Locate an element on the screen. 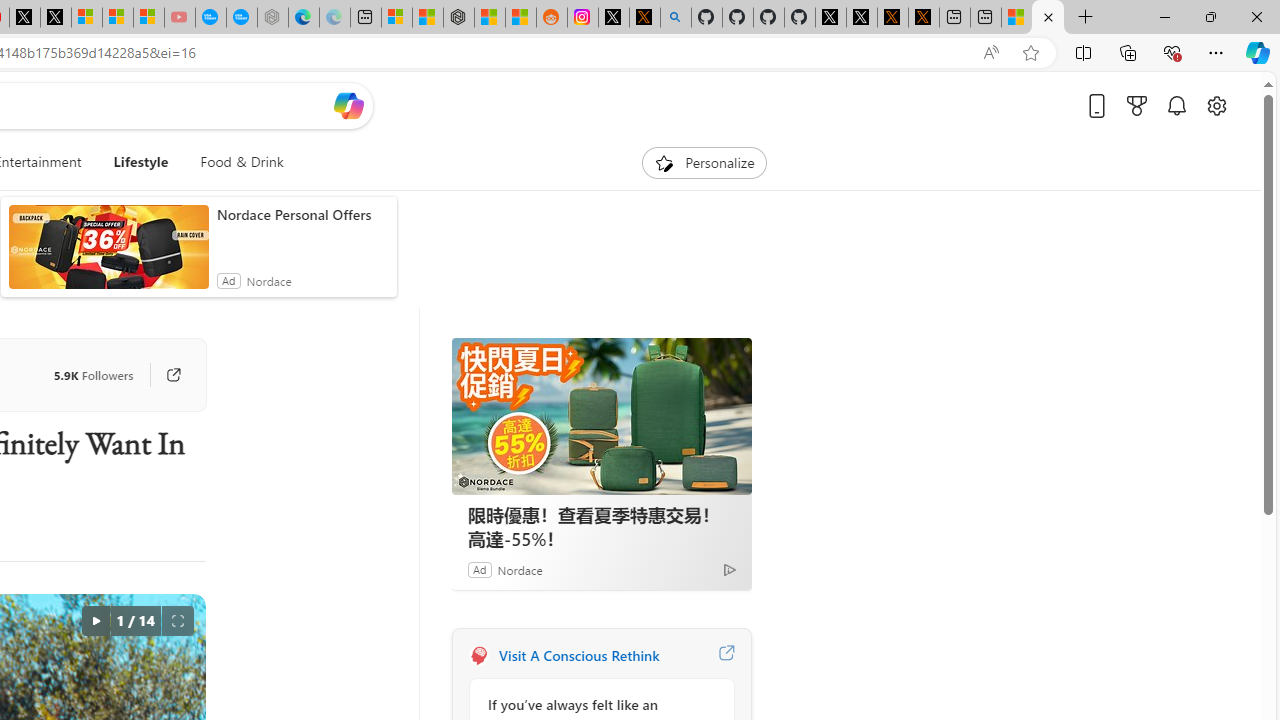 The width and height of the screenshot is (1280, 720). 'Nordace - Duffels' is located at coordinates (457, 17).